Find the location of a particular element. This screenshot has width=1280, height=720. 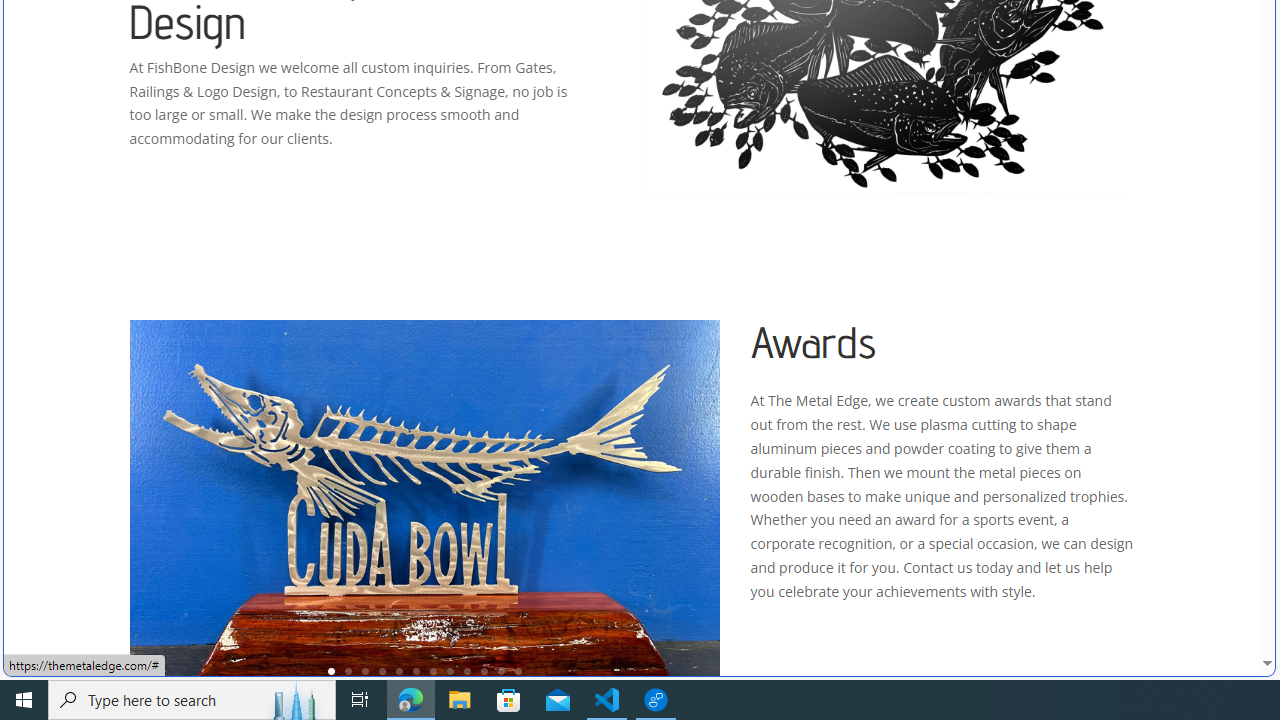

'5' is located at coordinates (399, 671).